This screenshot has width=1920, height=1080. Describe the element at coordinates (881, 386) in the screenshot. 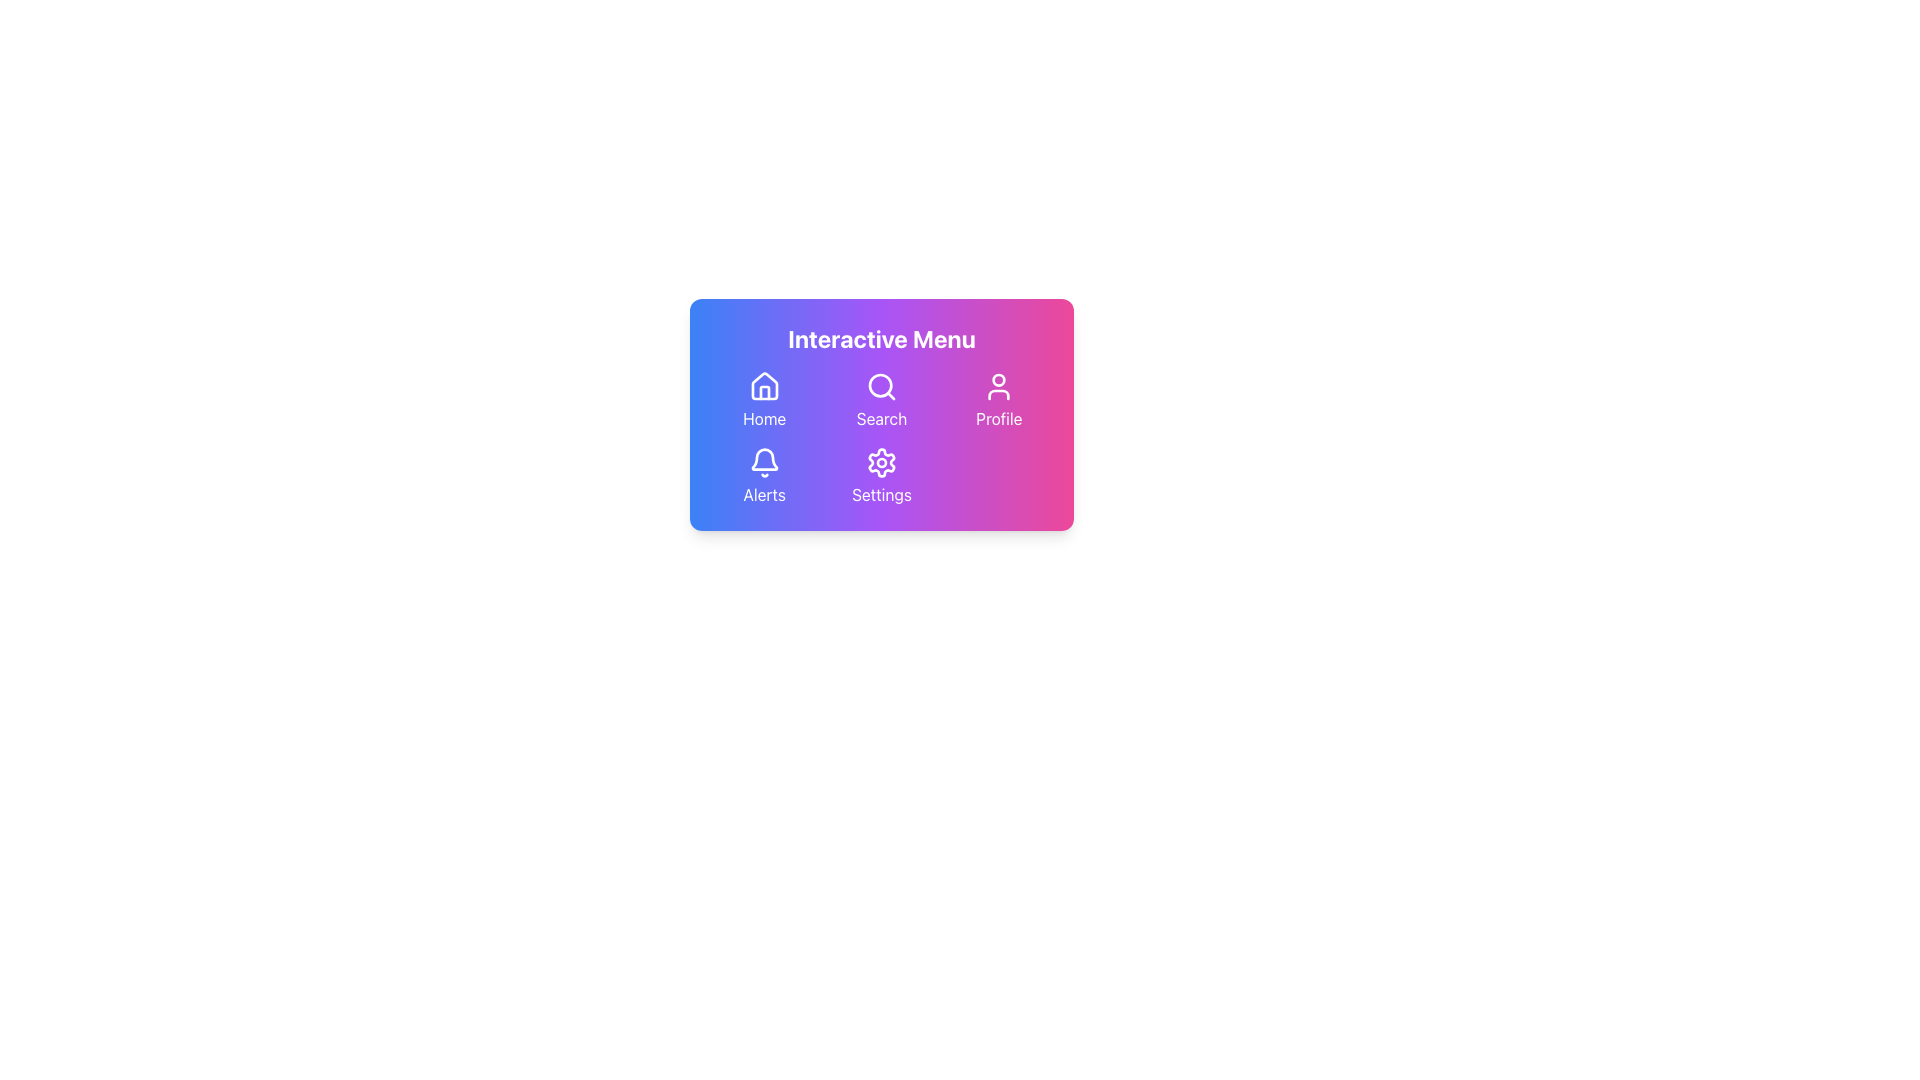

I see `the search icon, represented as a magnifying glass, located in the second row, first column of the interactive menu grid to initiate a search` at that location.